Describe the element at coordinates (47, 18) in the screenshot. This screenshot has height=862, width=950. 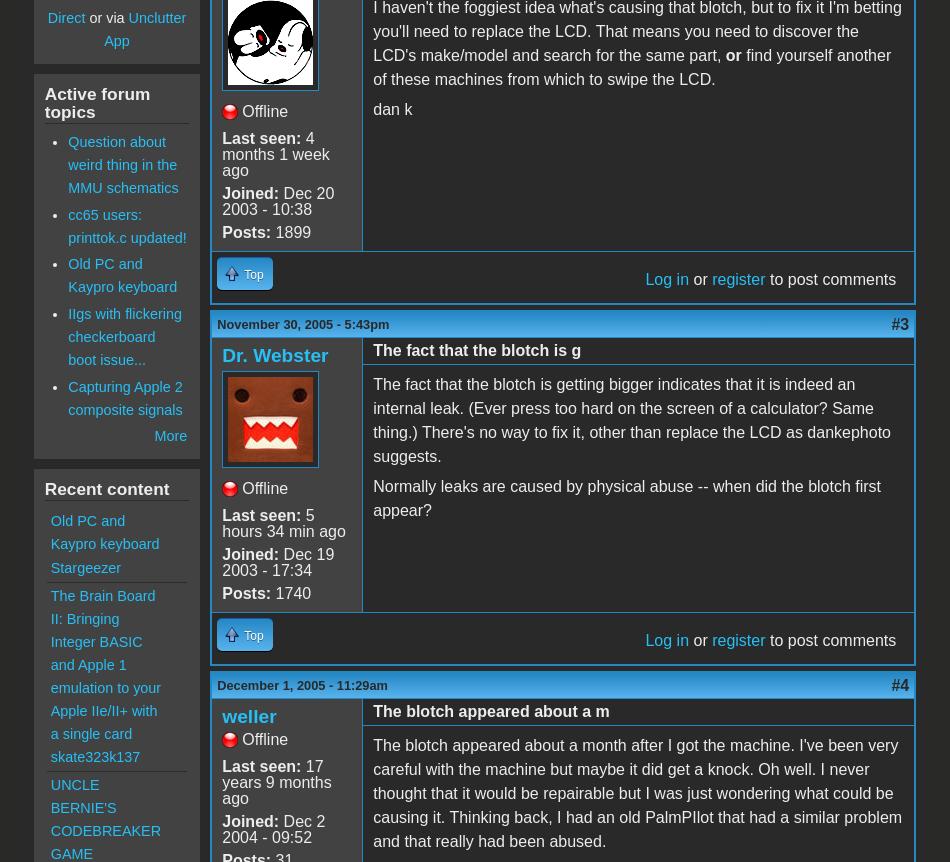
I see `'Direct'` at that location.